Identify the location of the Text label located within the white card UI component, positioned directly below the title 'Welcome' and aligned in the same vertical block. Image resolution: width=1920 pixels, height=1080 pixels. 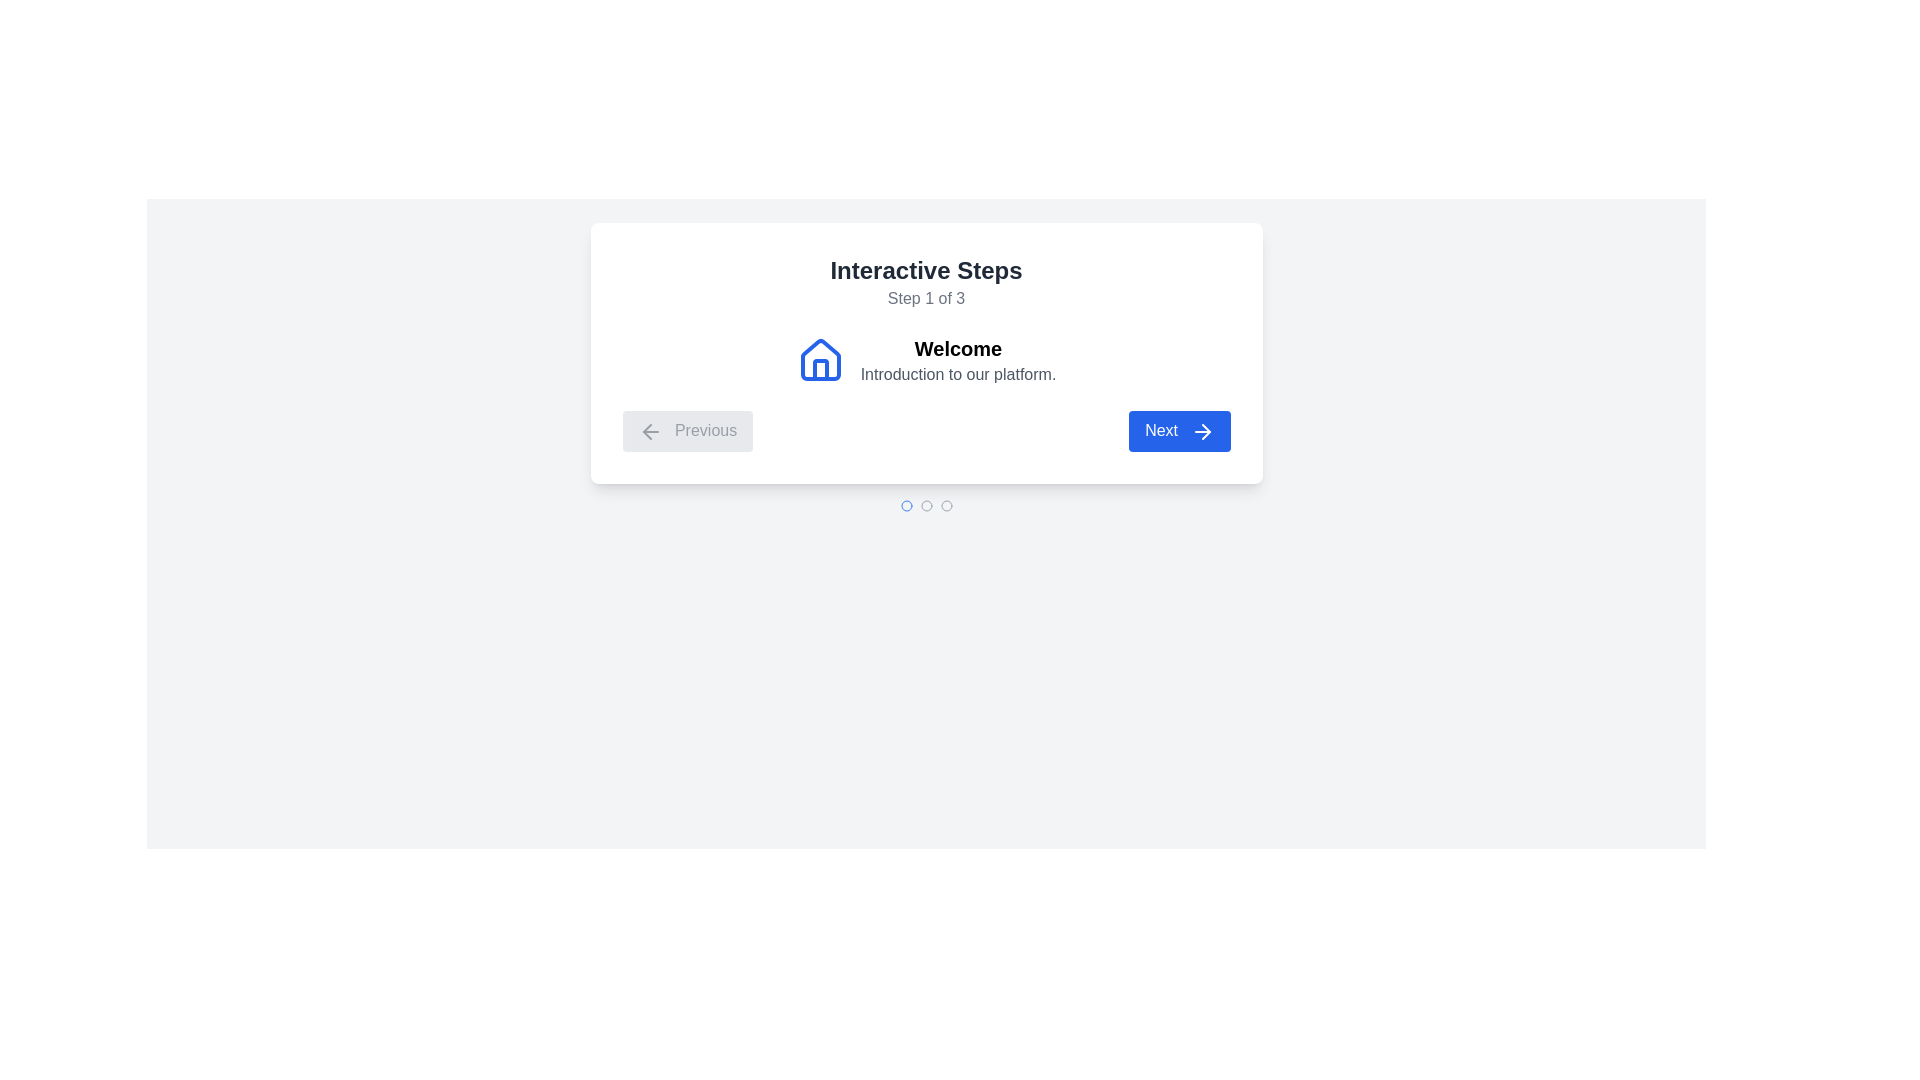
(957, 374).